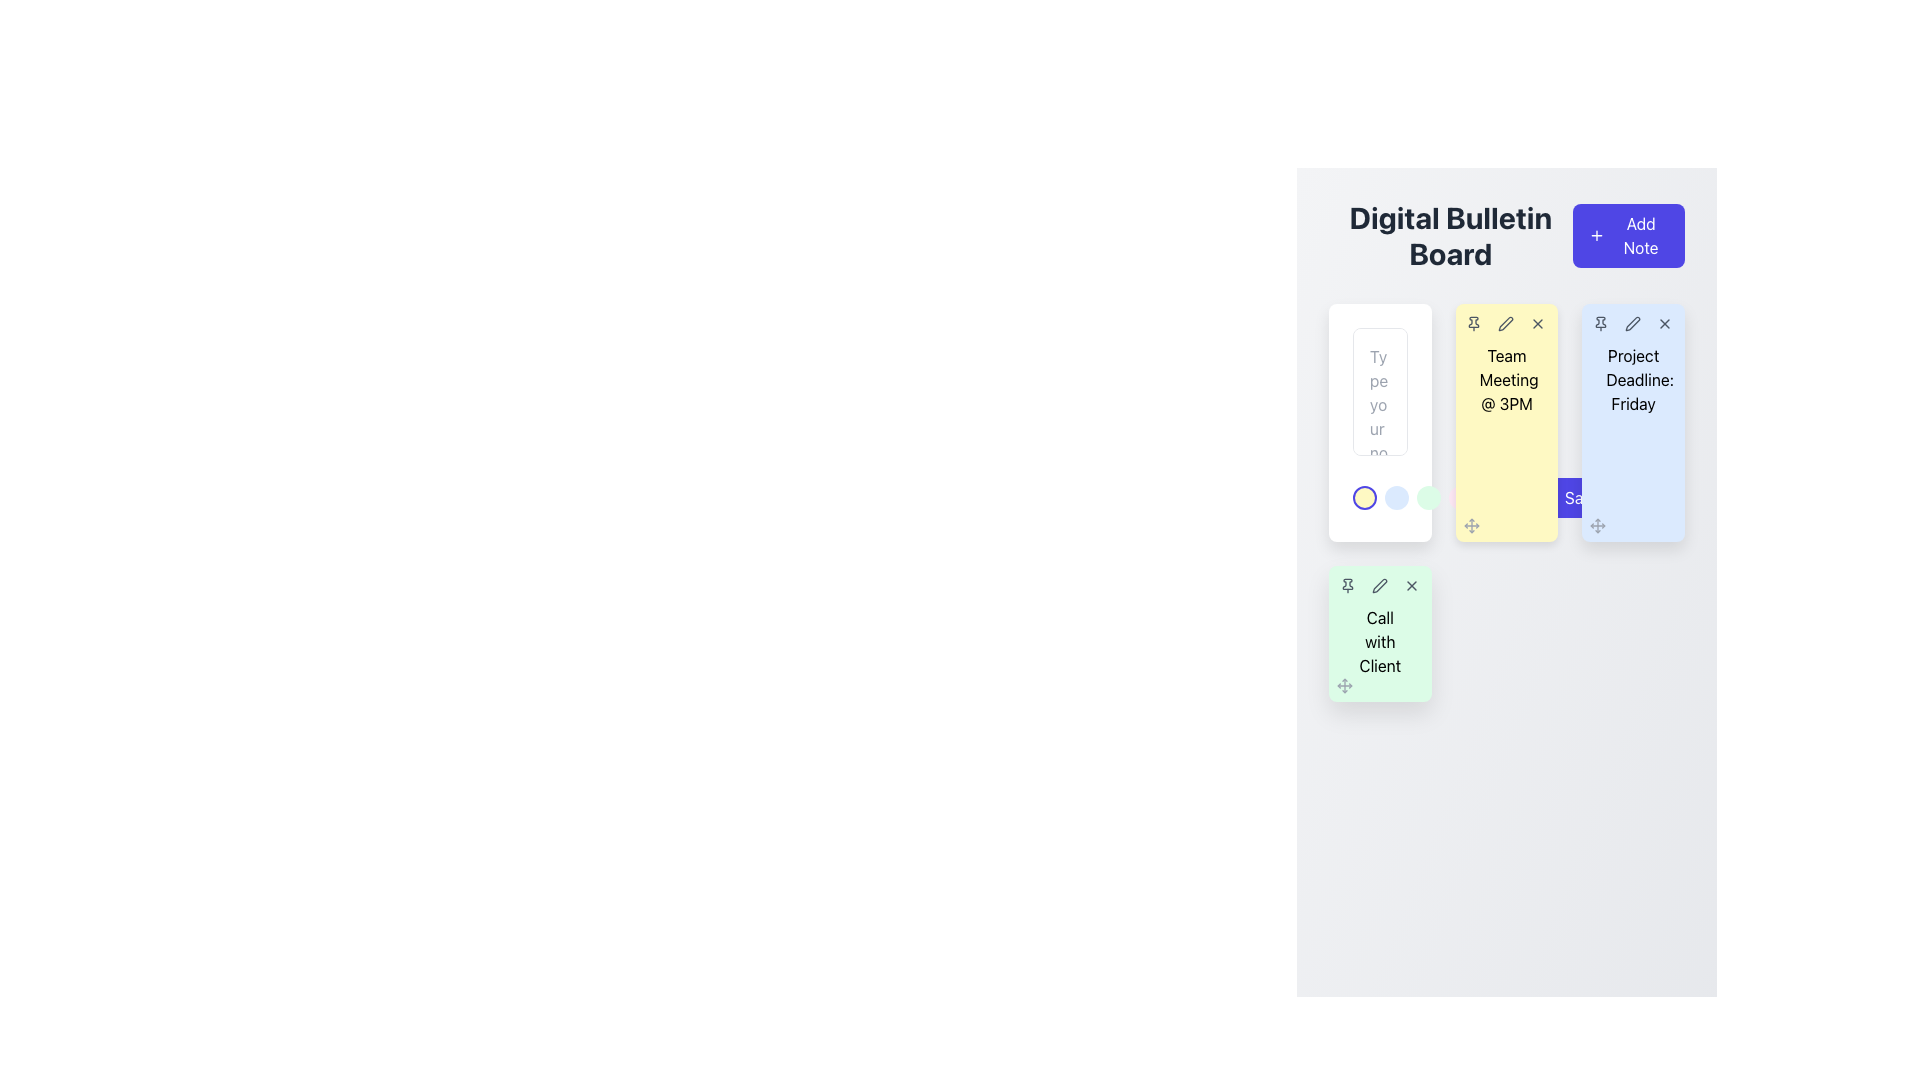  Describe the element at coordinates (1665, 323) in the screenshot. I see `the small button with an 'X' icon located at the top-right corner of the blue note card titled 'Project Deadline: Friday'` at that location.